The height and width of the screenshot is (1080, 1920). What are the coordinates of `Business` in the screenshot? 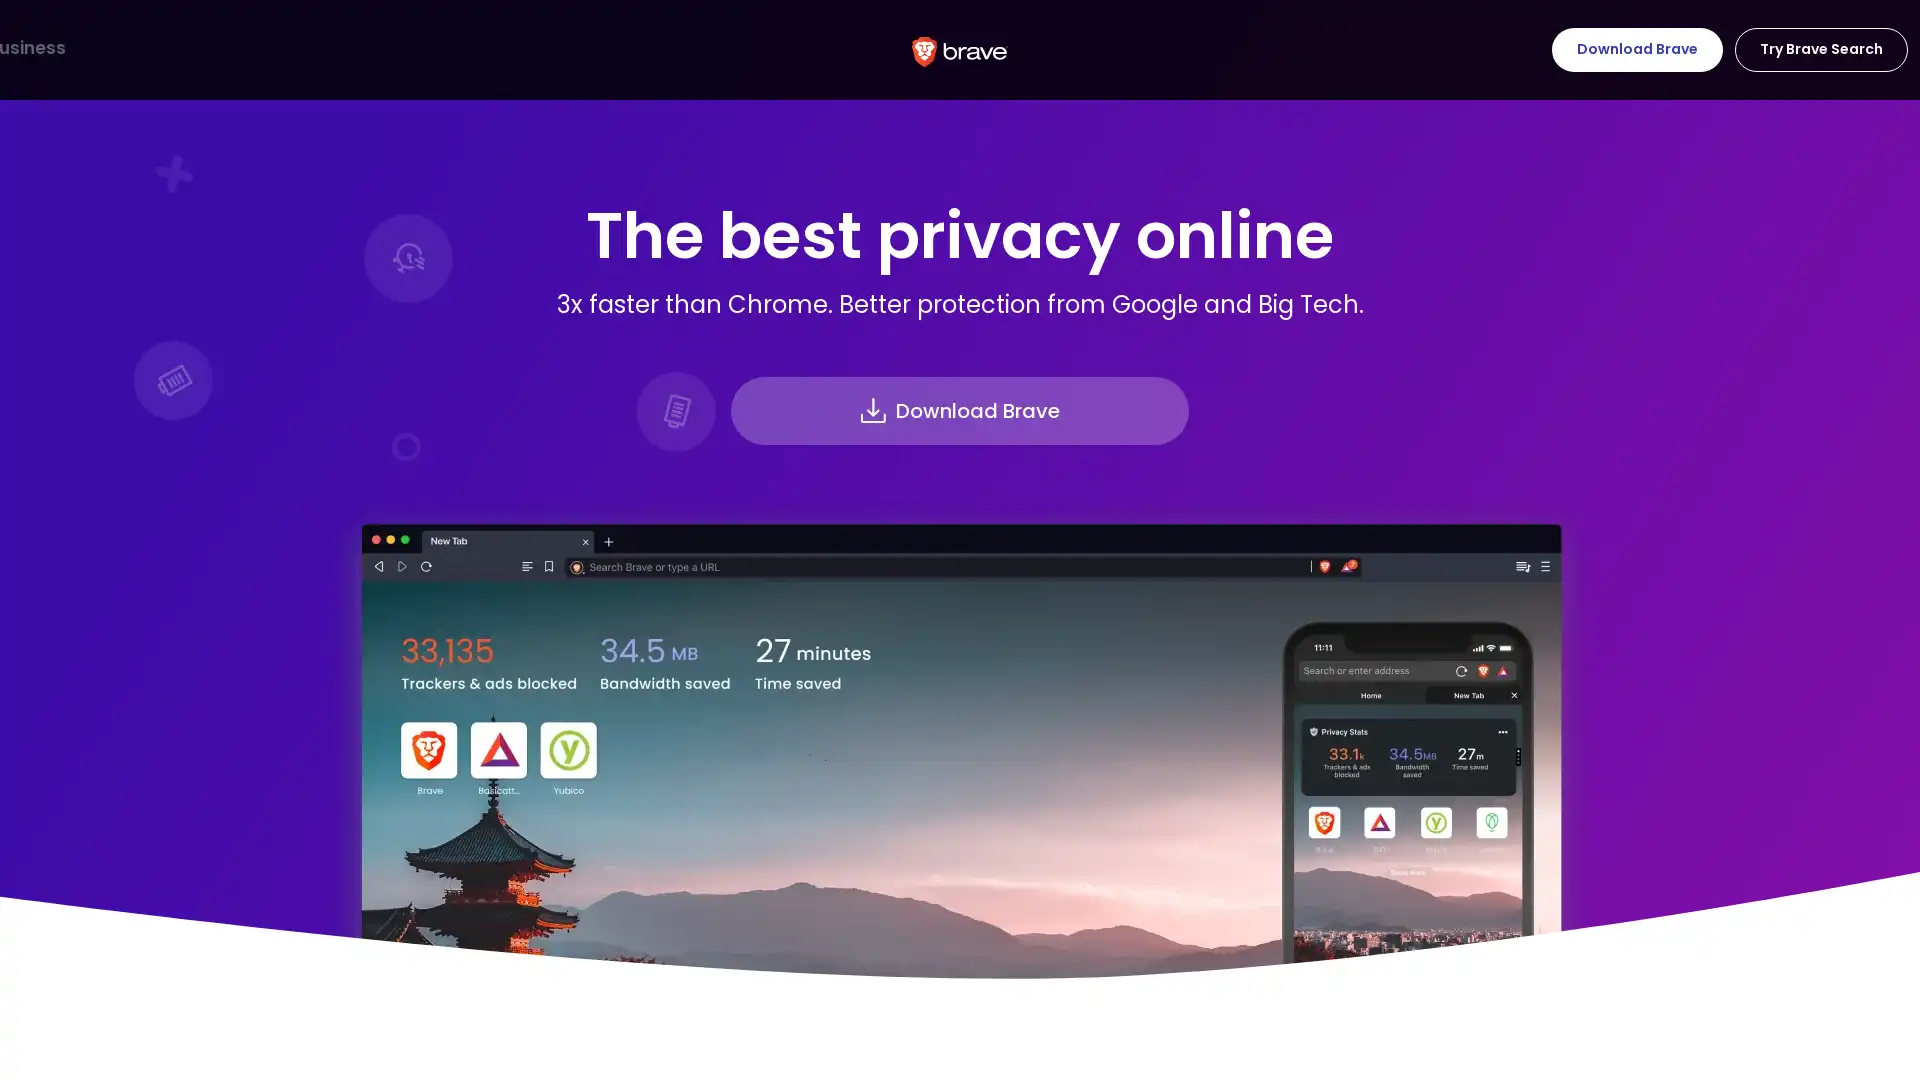 It's located at (470, 48).